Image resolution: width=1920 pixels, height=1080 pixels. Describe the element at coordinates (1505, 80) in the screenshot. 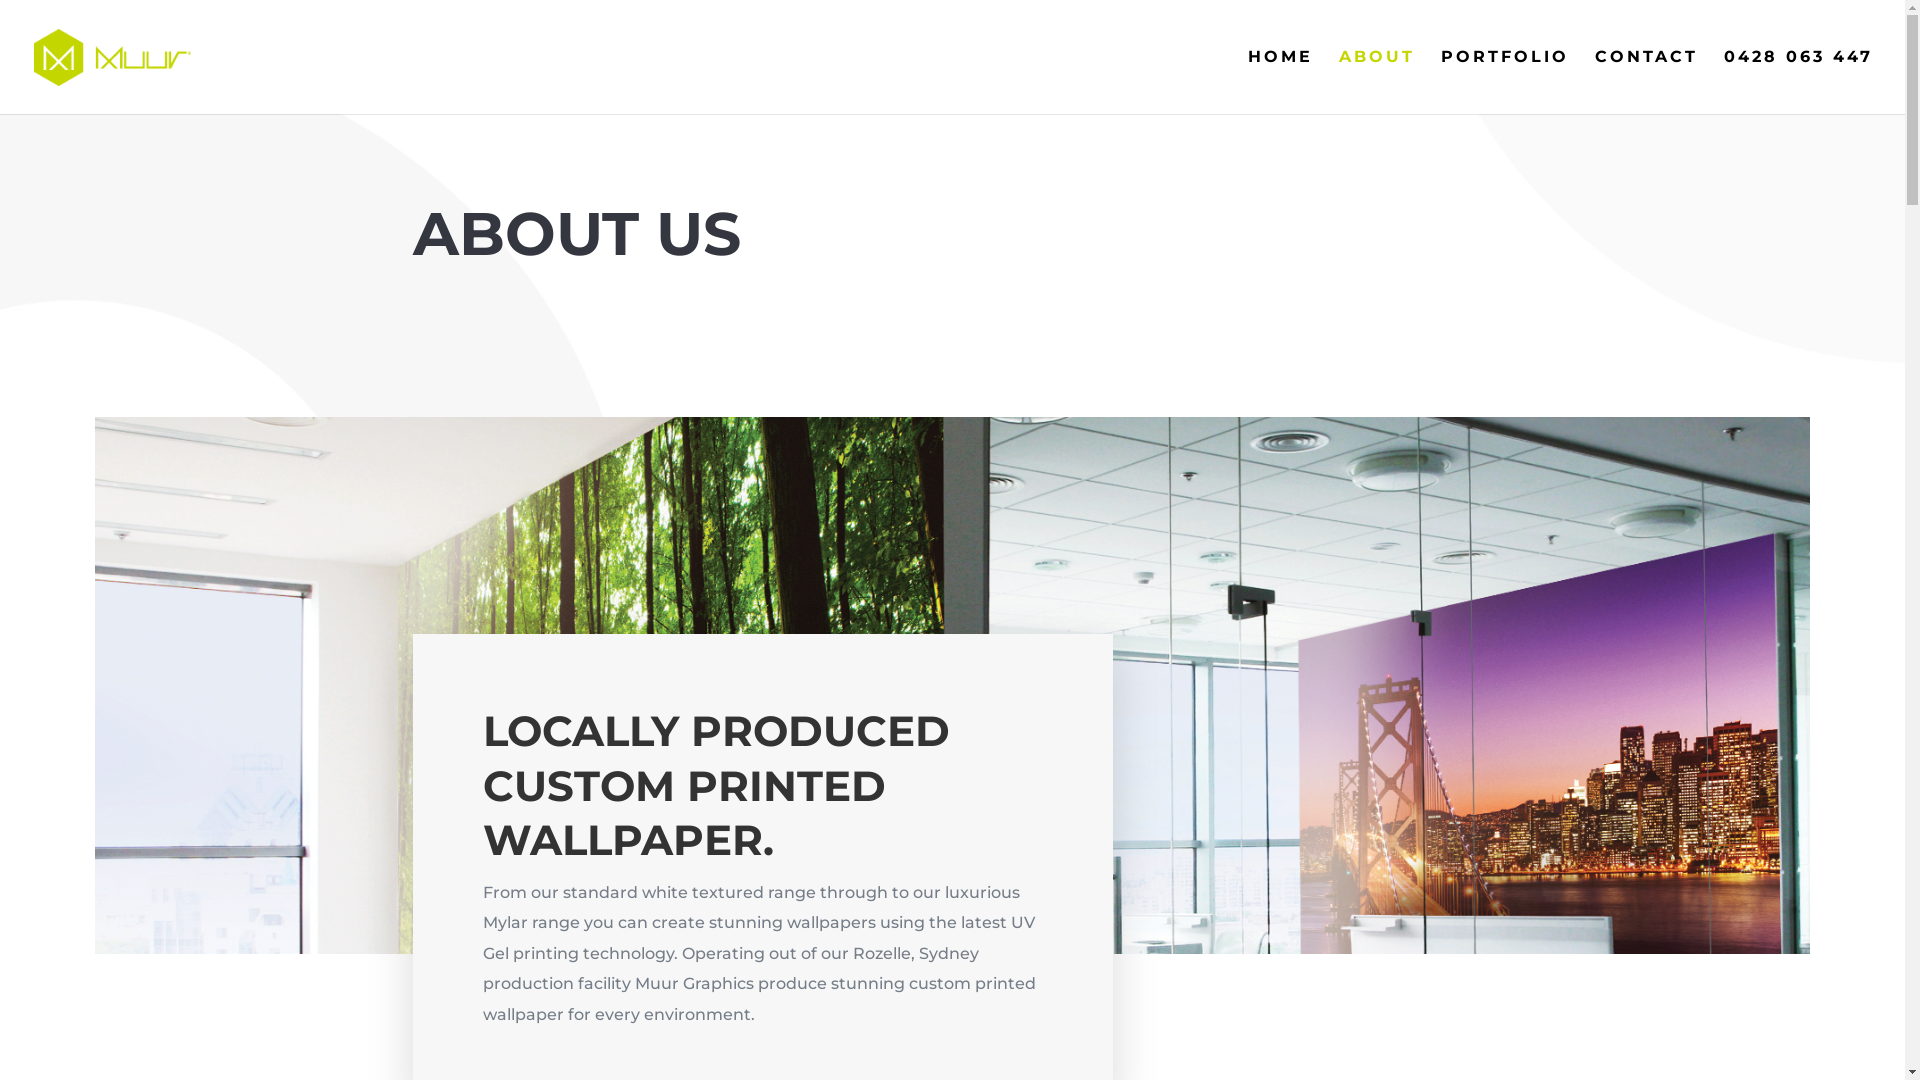

I see `'PORTFOLIO'` at that location.